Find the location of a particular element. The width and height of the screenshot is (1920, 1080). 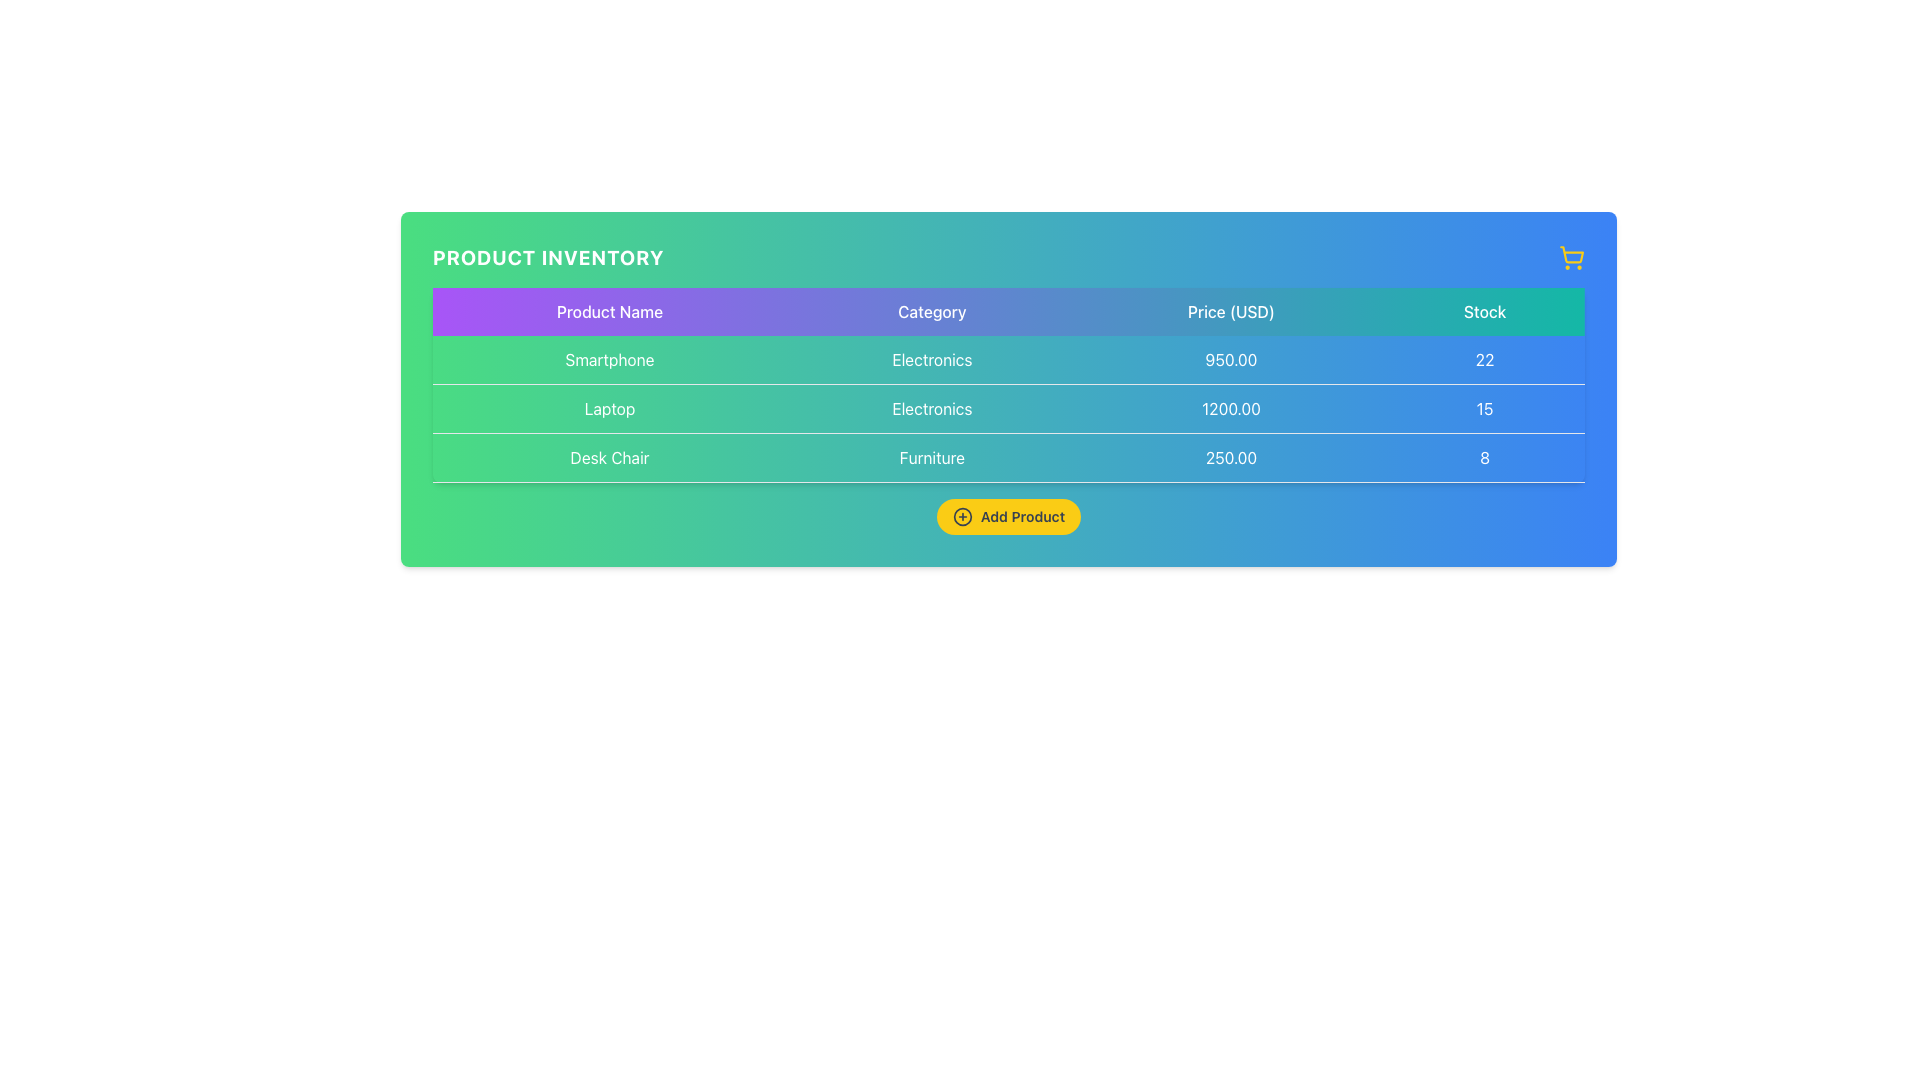

the icon at the center of the yellow 'Add Product' button is located at coordinates (962, 515).